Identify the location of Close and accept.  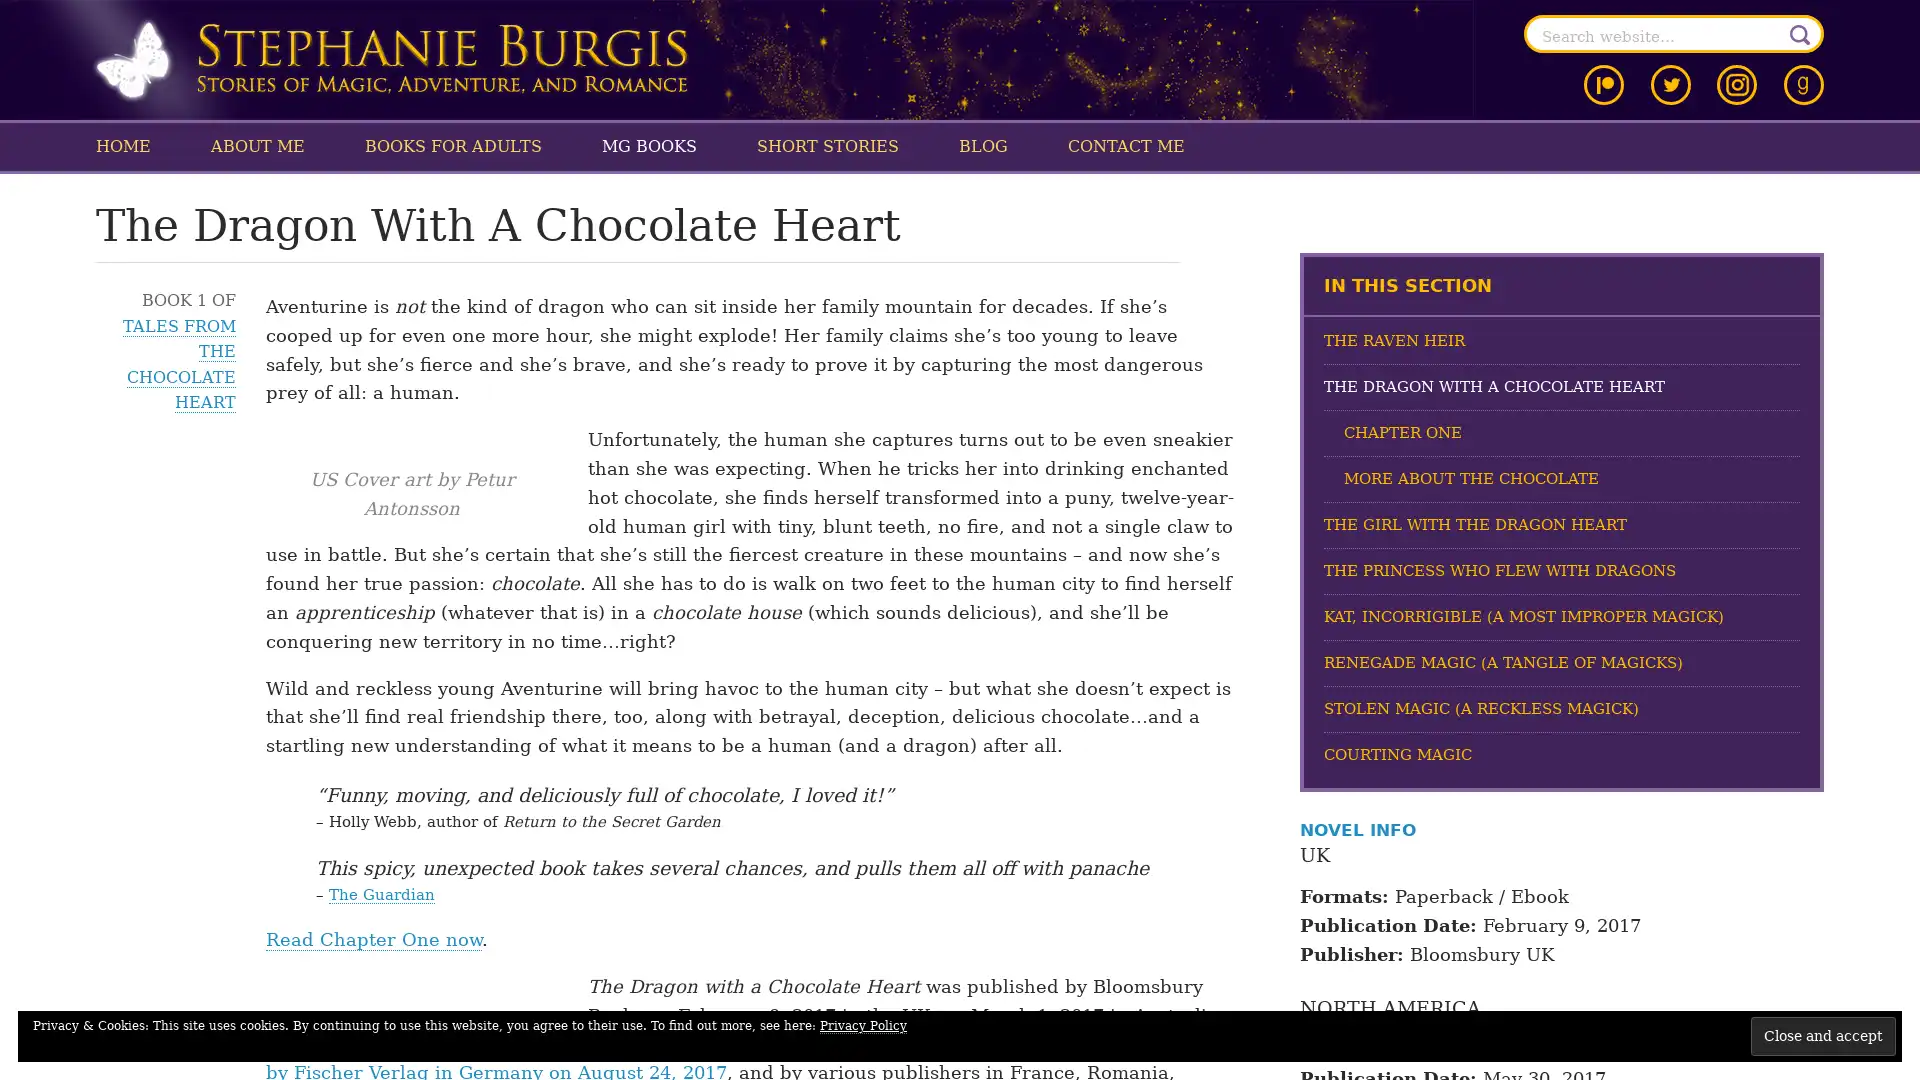
(1823, 1035).